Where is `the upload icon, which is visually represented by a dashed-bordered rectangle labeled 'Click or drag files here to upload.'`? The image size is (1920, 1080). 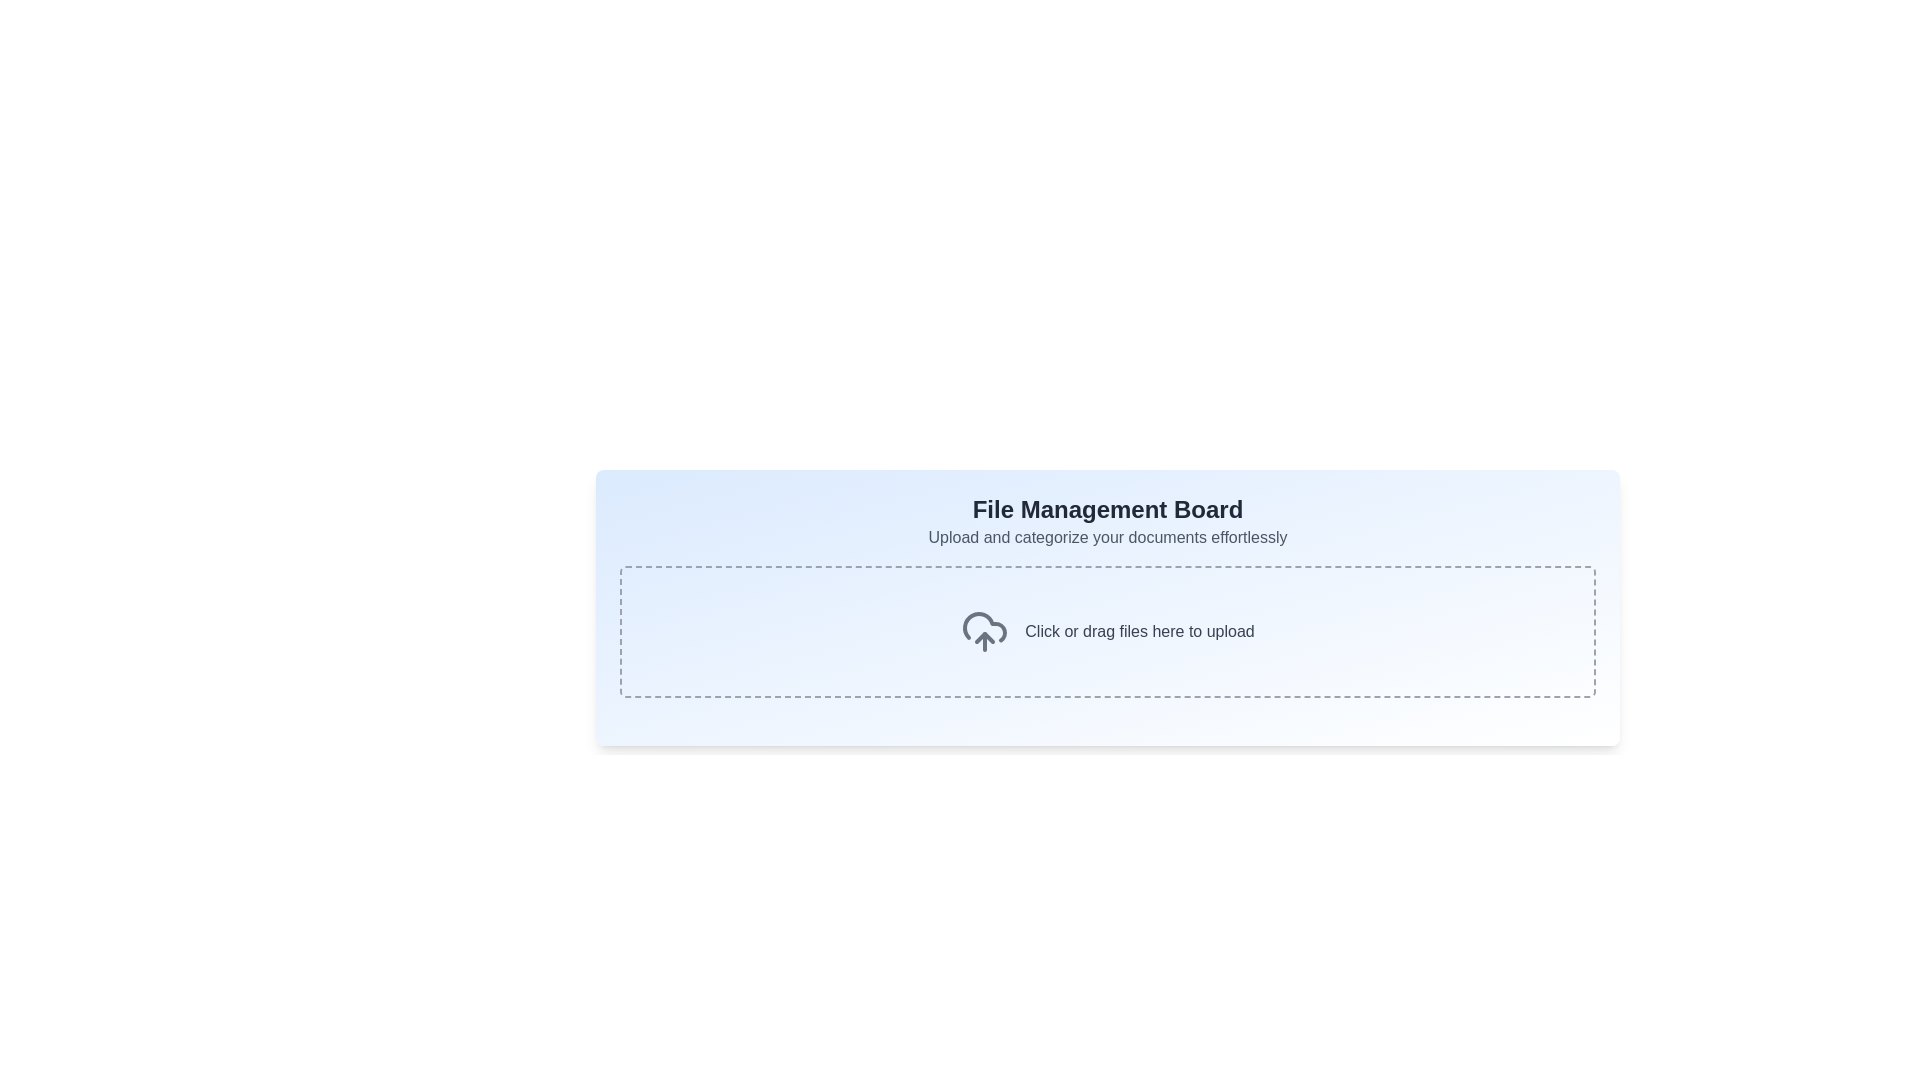 the upload icon, which is visually represented by a dashed-bordered rectangle labeled 'Click or drag files here to upload.' is located at coordinates (985, 632).